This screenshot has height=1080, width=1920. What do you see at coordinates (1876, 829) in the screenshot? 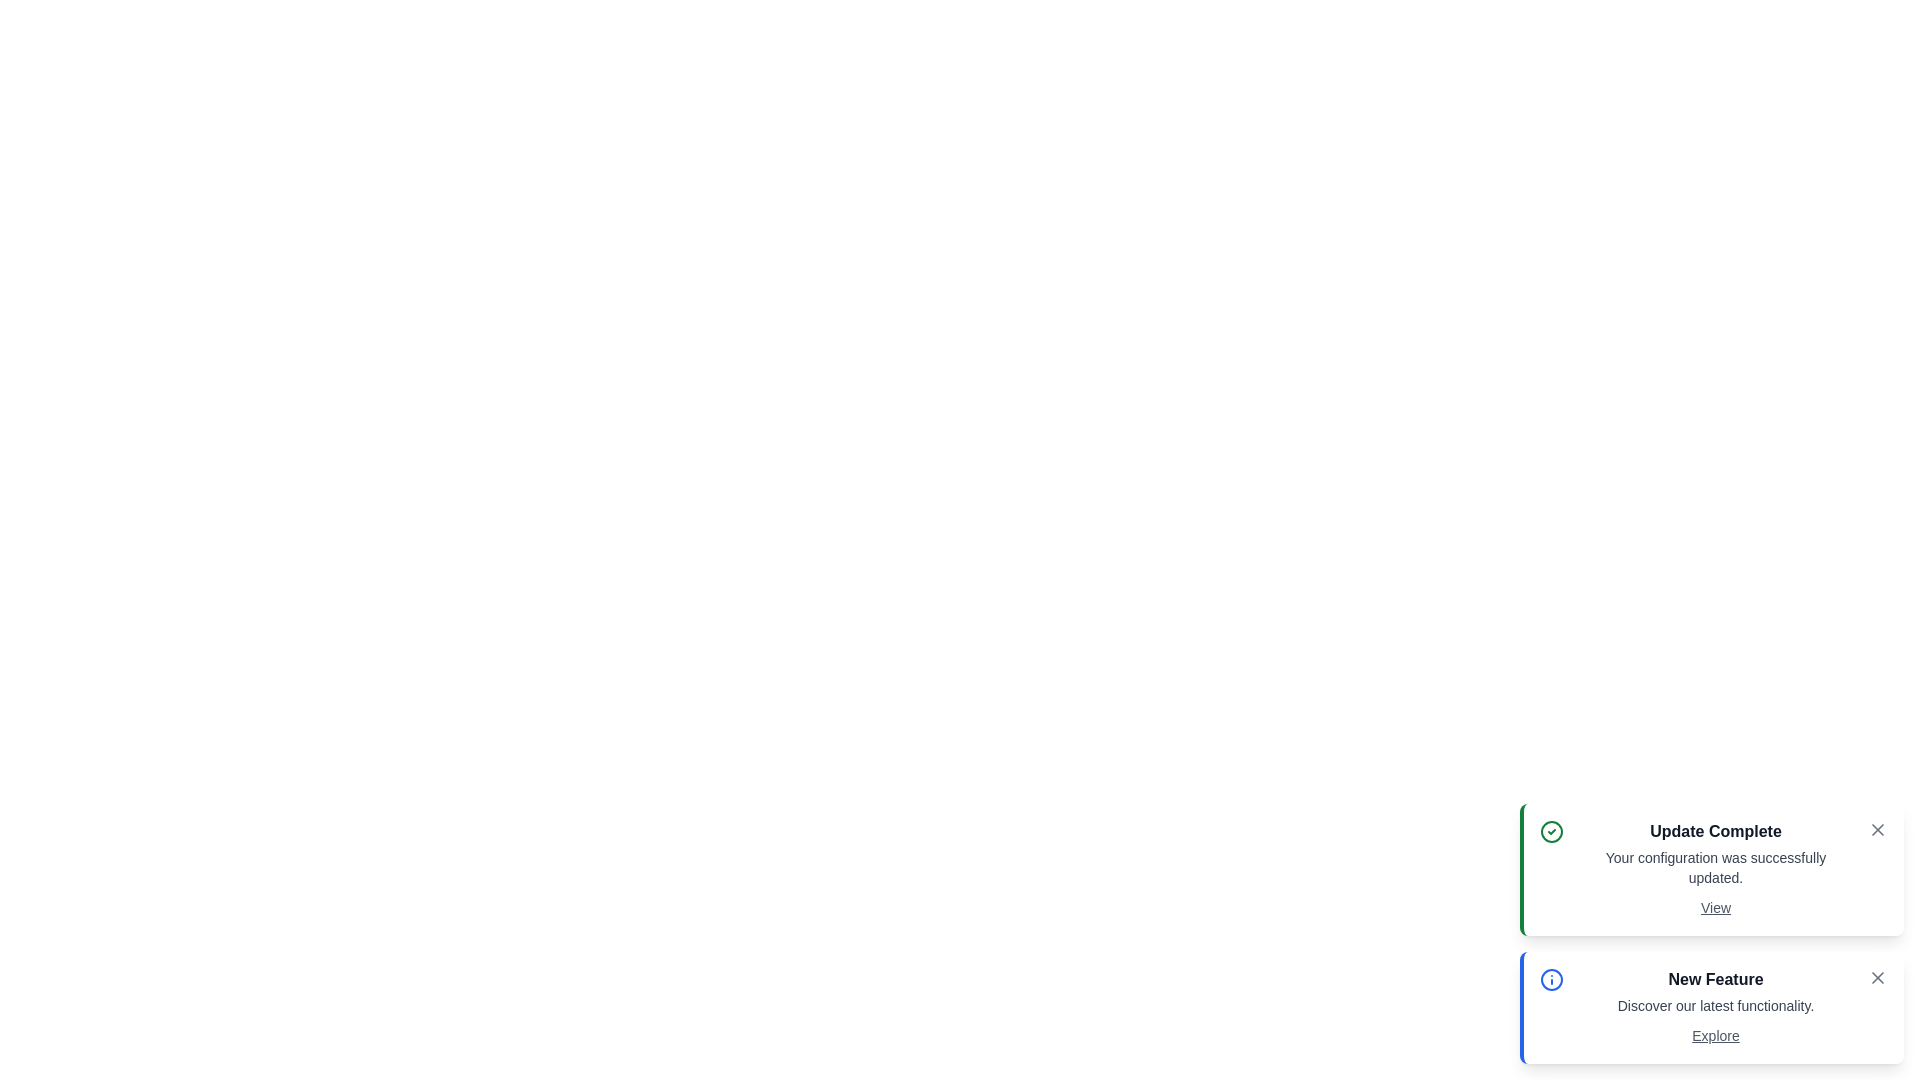
I see `the close button of the 'Update Complete' notification to dismiss it` at bounding box center [1876, 829].